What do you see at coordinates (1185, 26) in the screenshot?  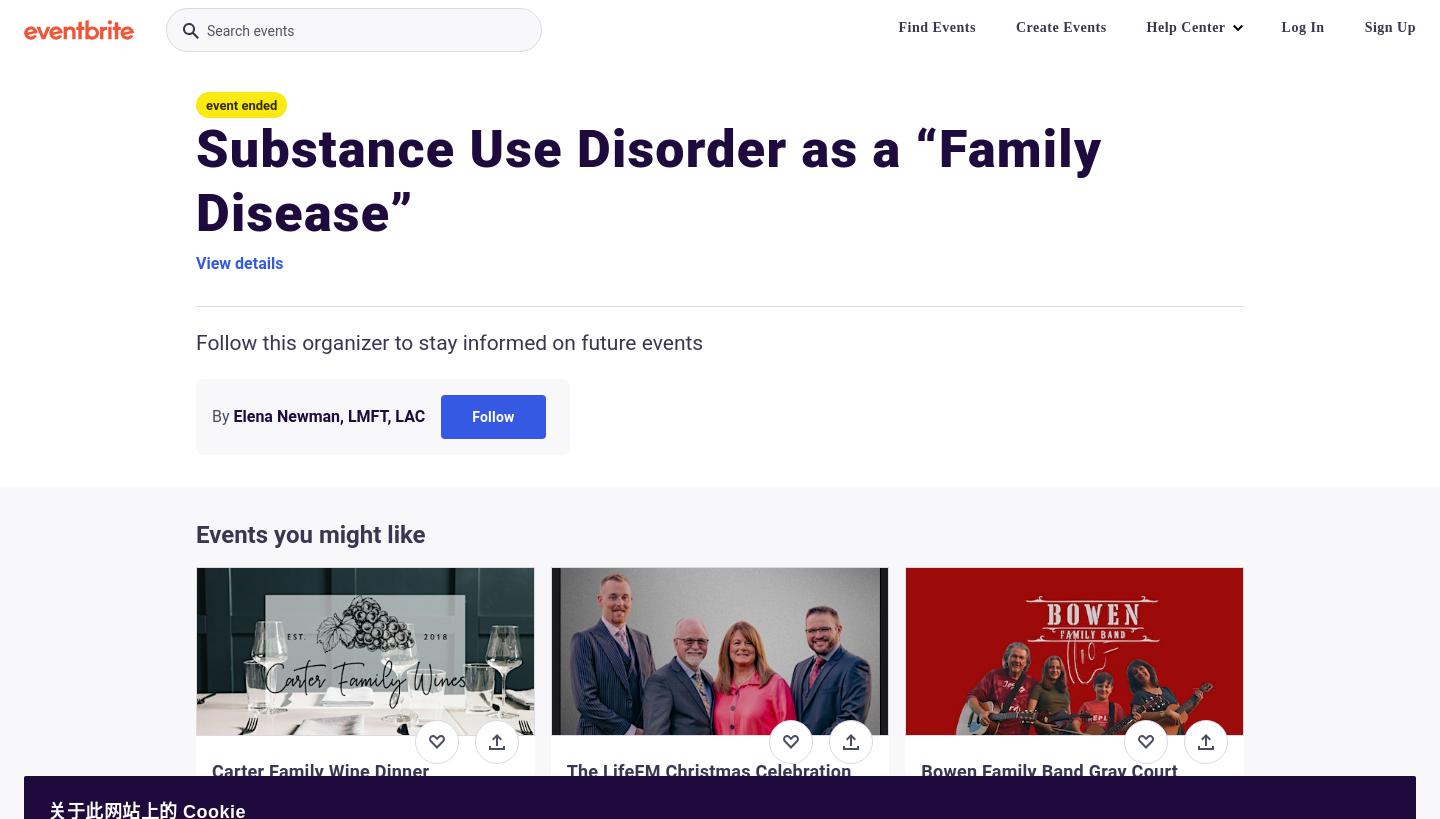 I see `'Help Center'` at bounding box center [1185, 26].